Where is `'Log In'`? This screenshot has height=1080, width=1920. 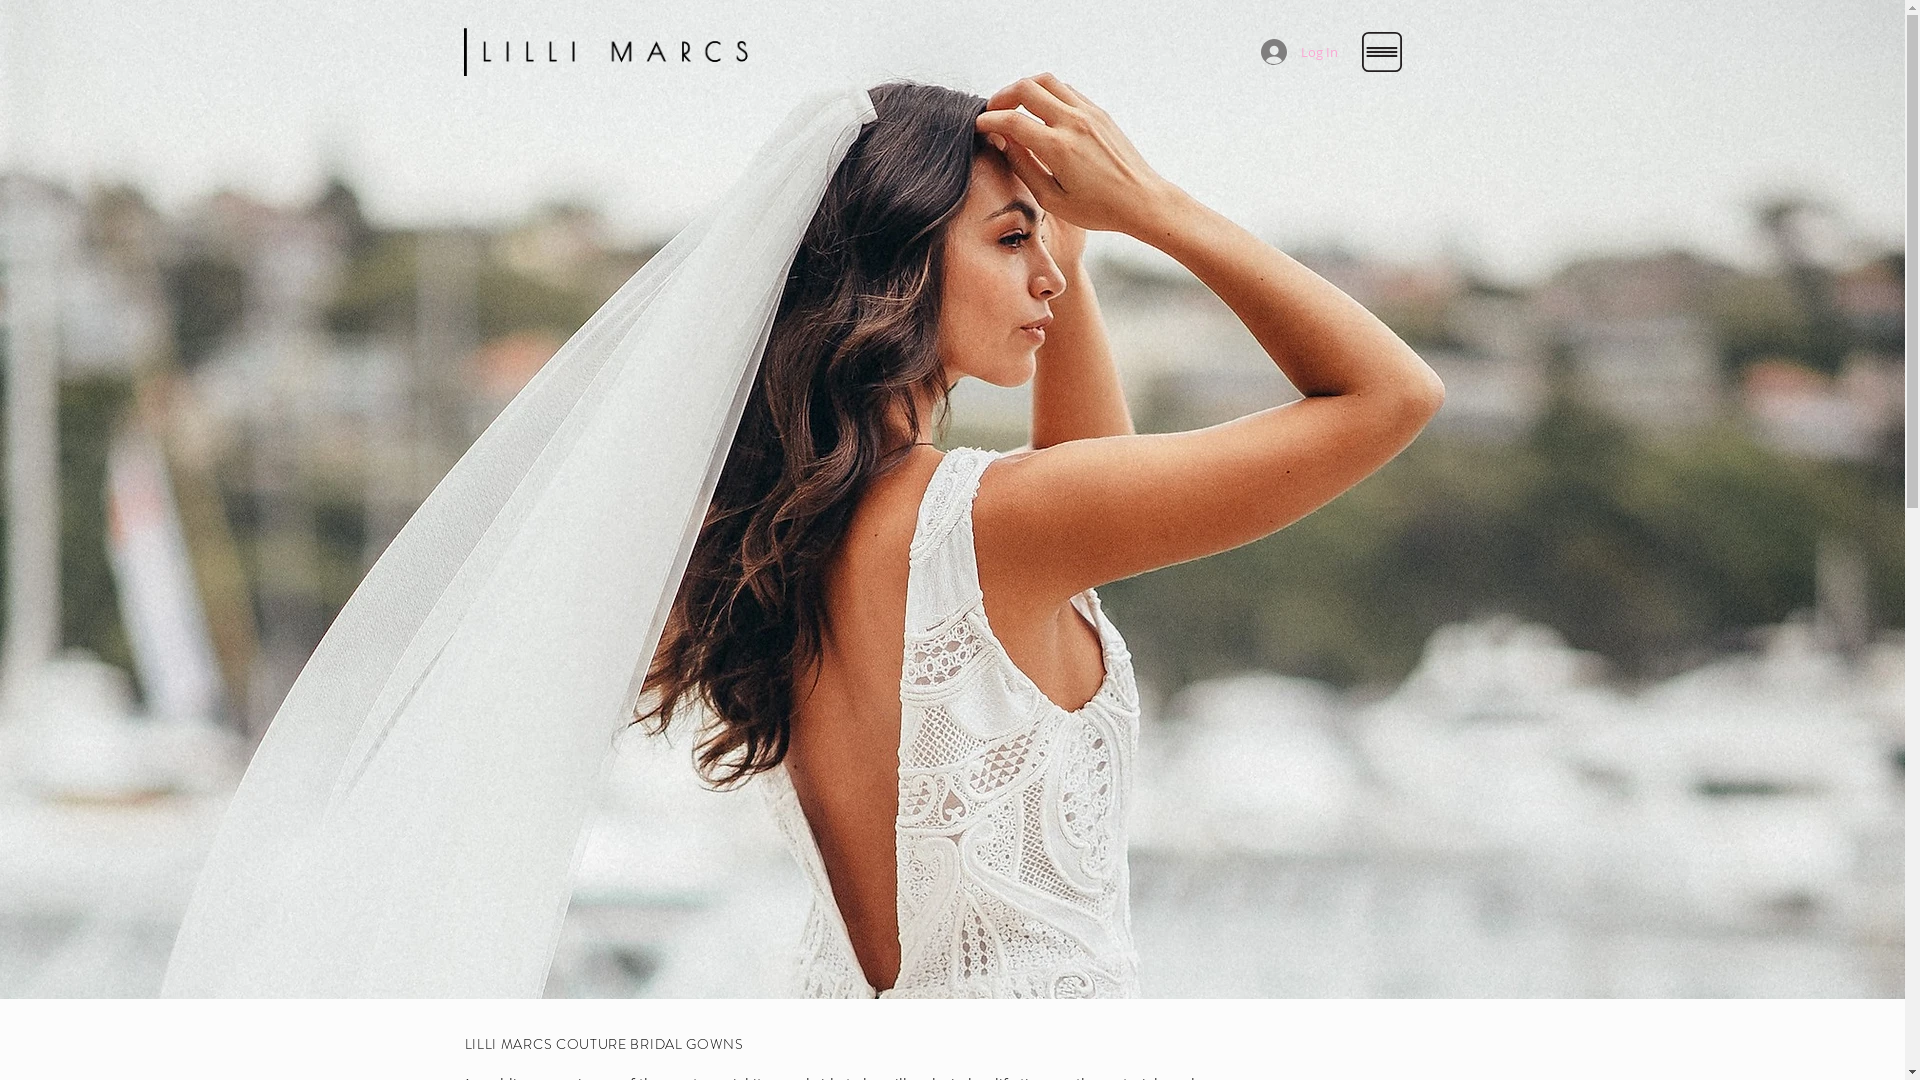
'Log In' is located at coordinates (1298, 50).